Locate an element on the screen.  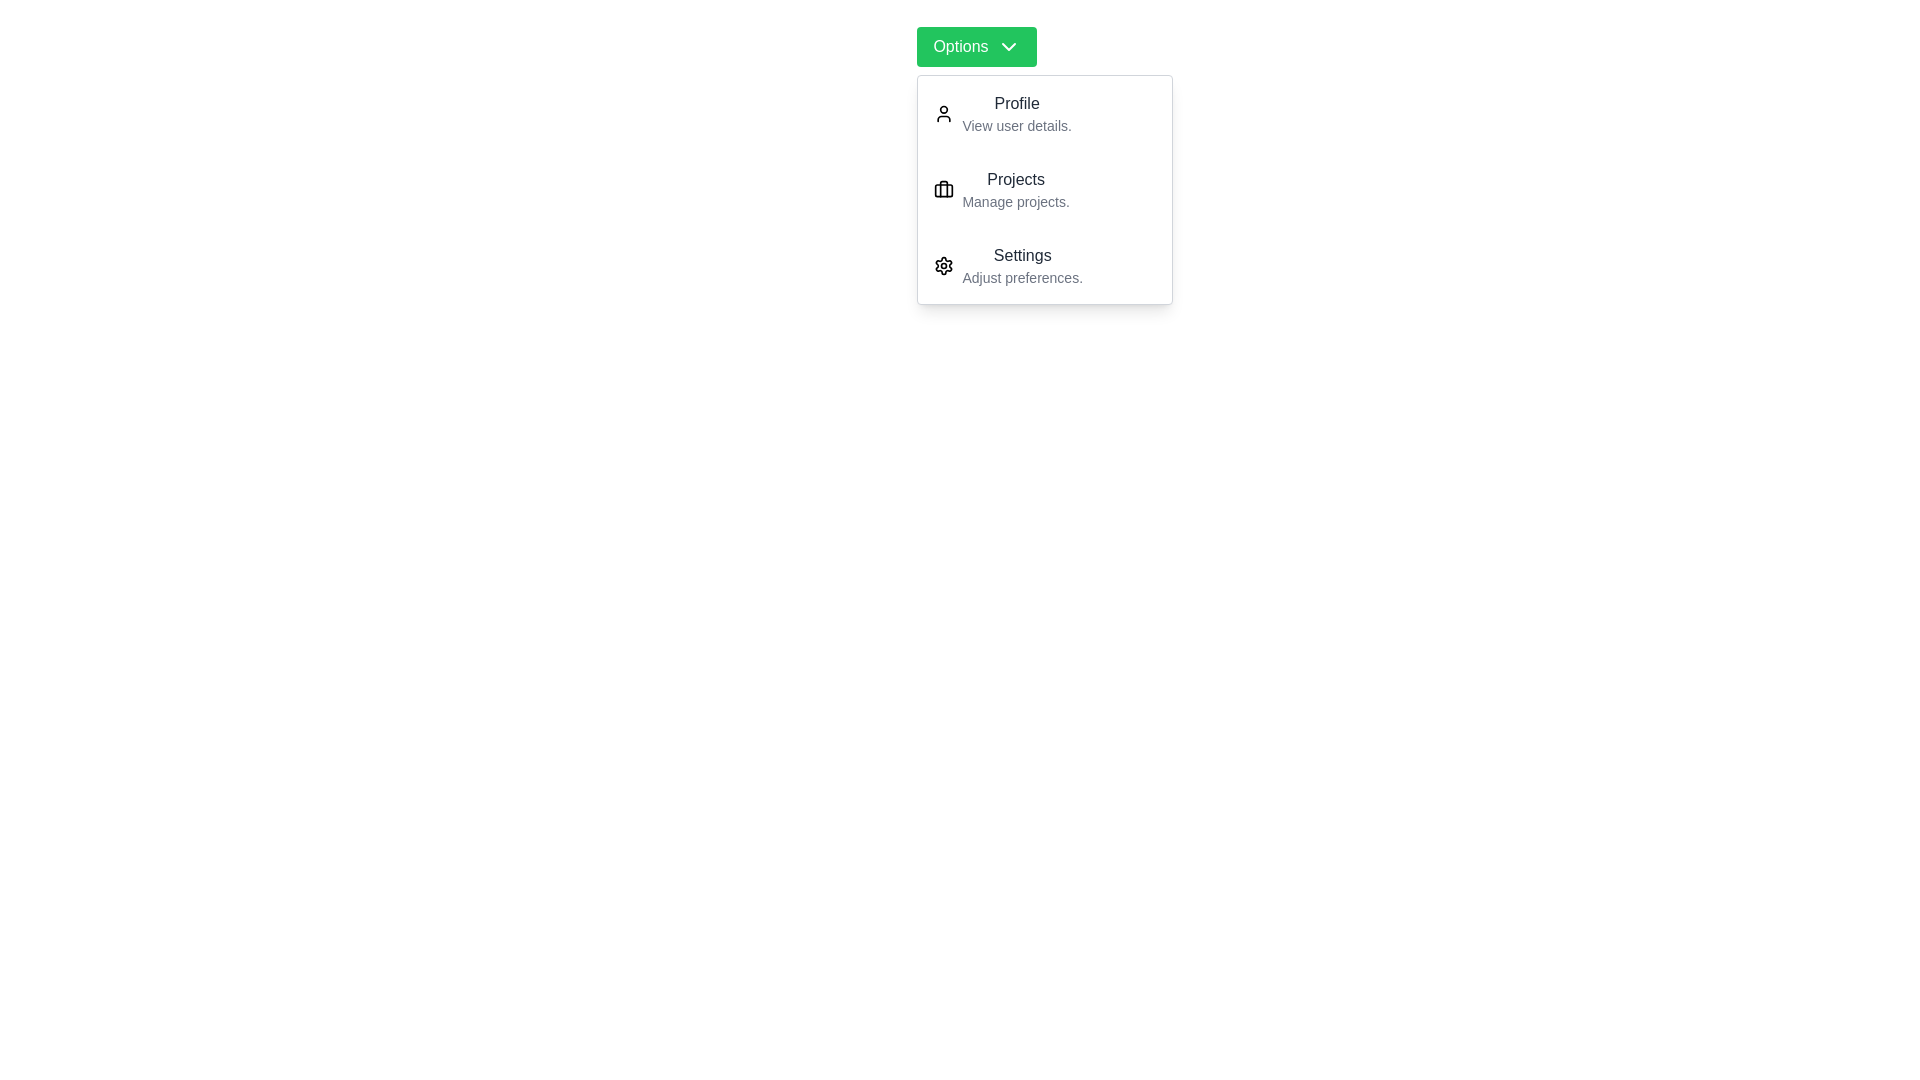
the icon for Settings is located at coordinates (943, 265).